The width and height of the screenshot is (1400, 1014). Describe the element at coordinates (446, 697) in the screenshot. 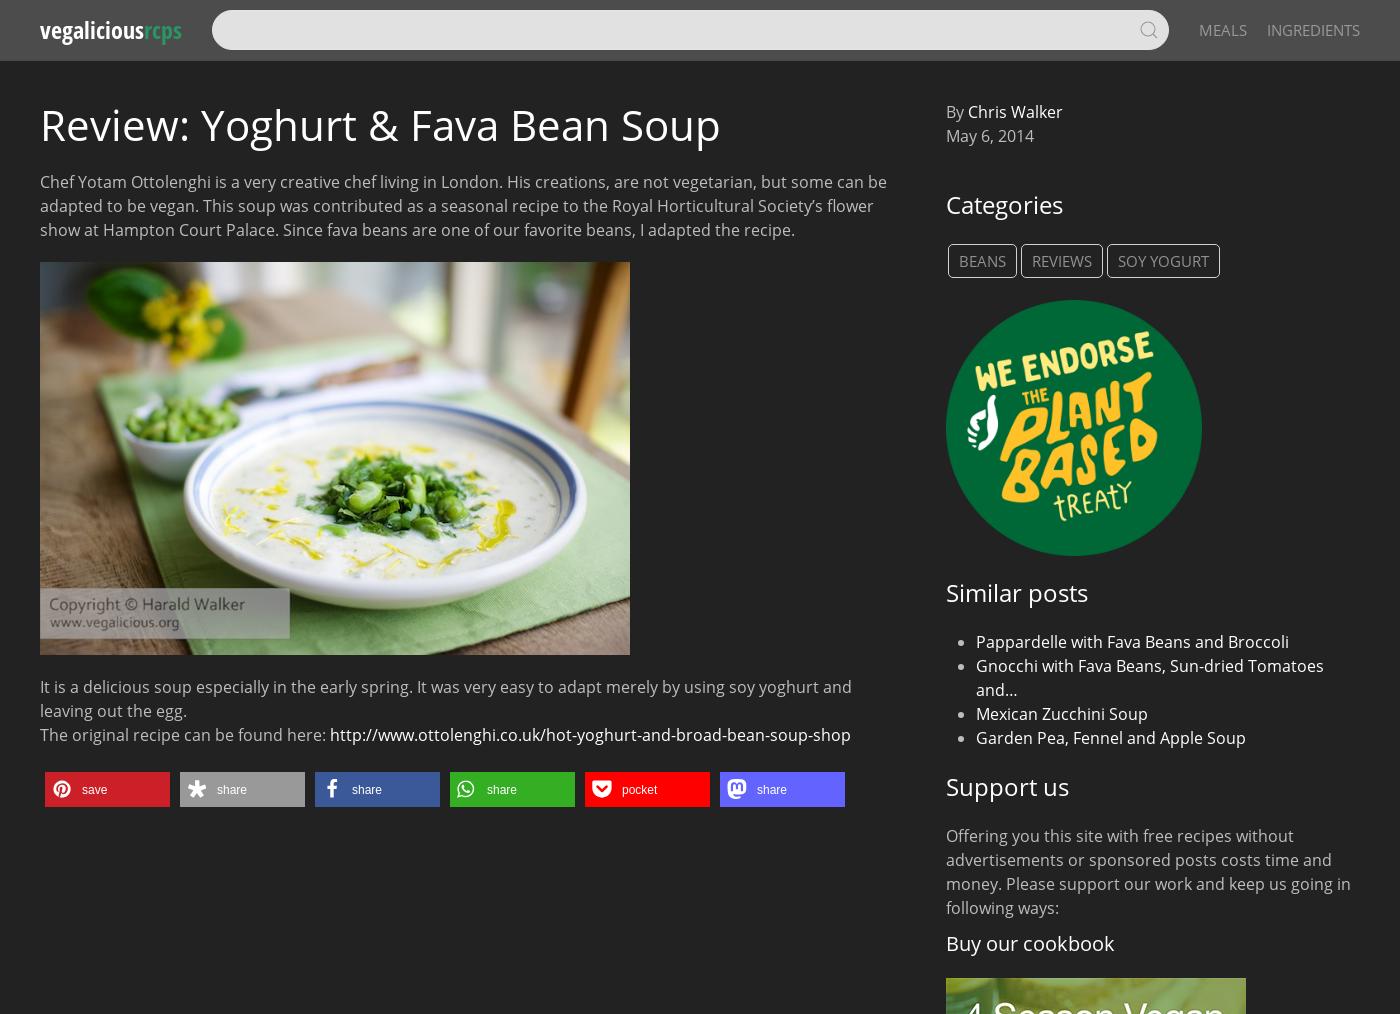

I see `'It is a delicious soup especially in the early spring. It was very easy to adapt merely by using soy yoghurt and leaving out the egg.'` at that location.